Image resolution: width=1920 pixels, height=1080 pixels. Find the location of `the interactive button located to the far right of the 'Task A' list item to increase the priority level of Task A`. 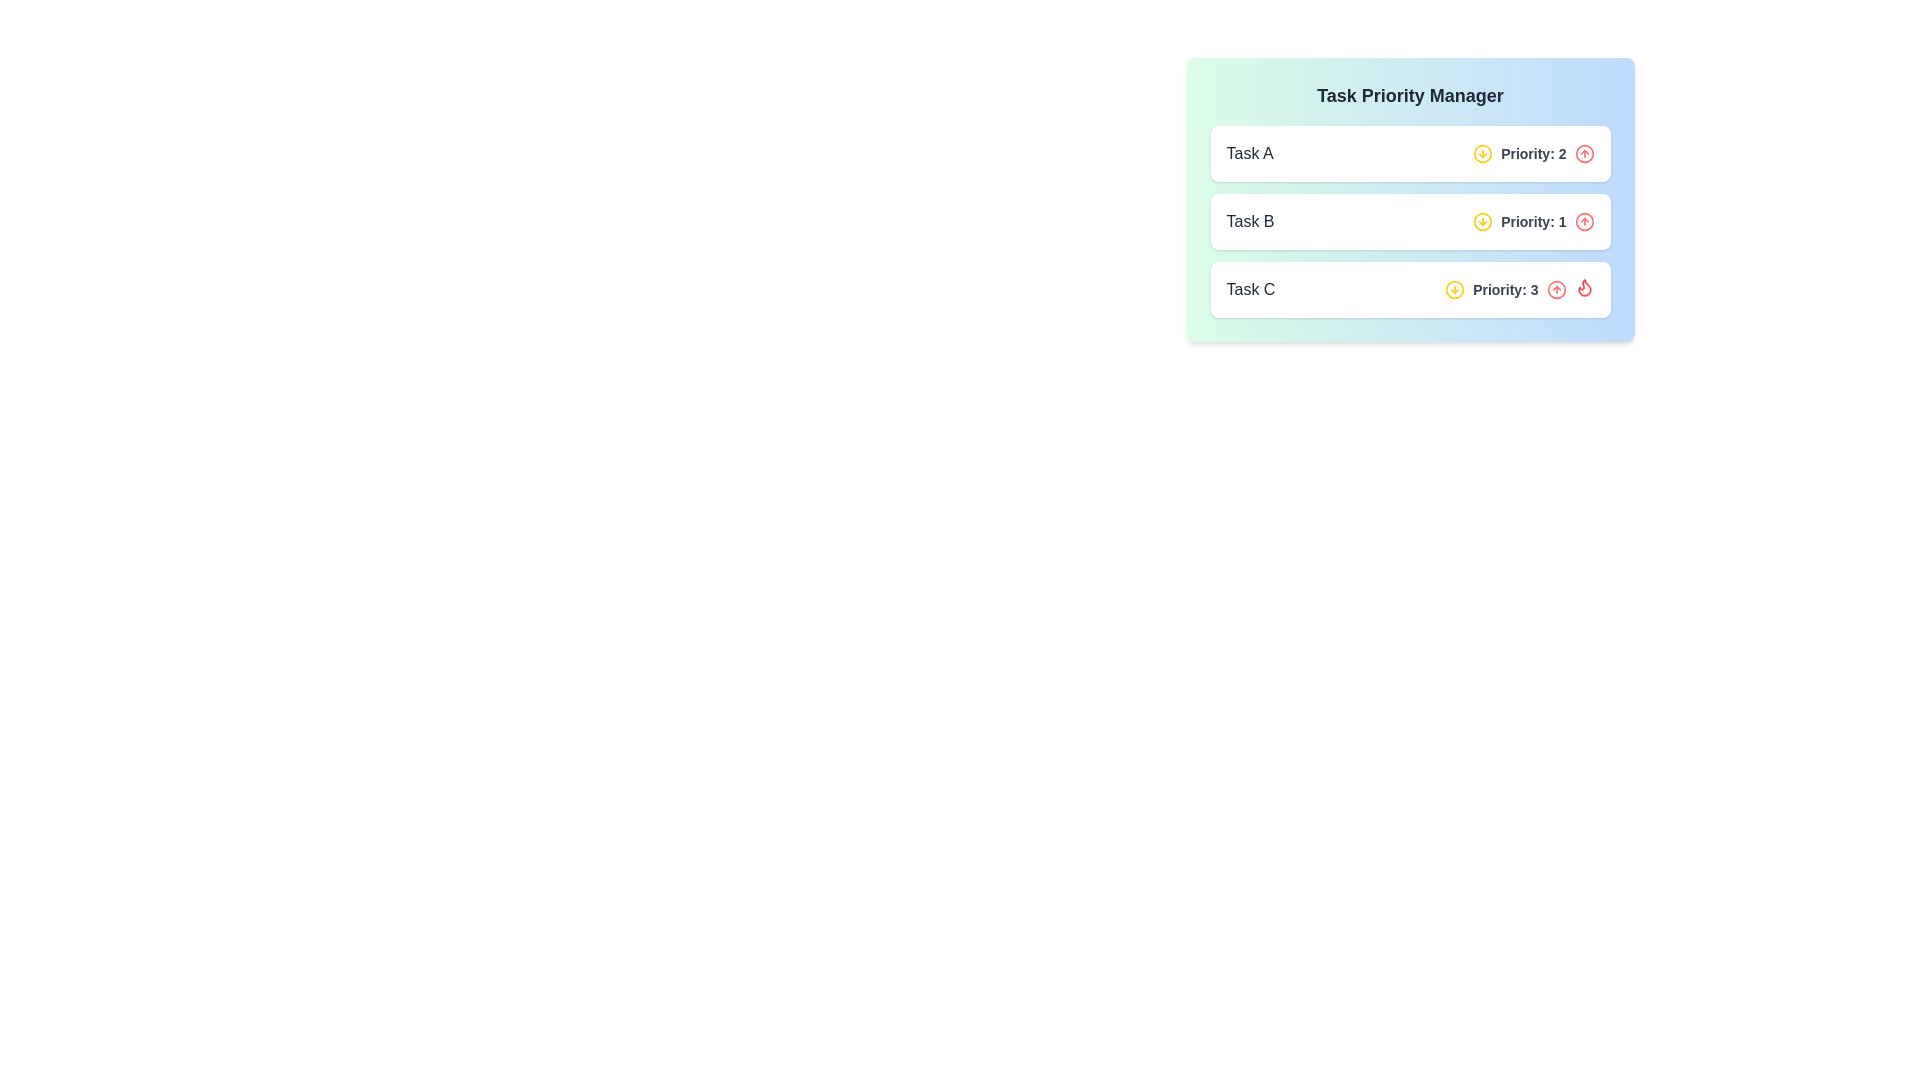

the interactive button located to the far right of the 'Task A' list item to increase the priority level of Task A is located at coordinates (1583, 153).